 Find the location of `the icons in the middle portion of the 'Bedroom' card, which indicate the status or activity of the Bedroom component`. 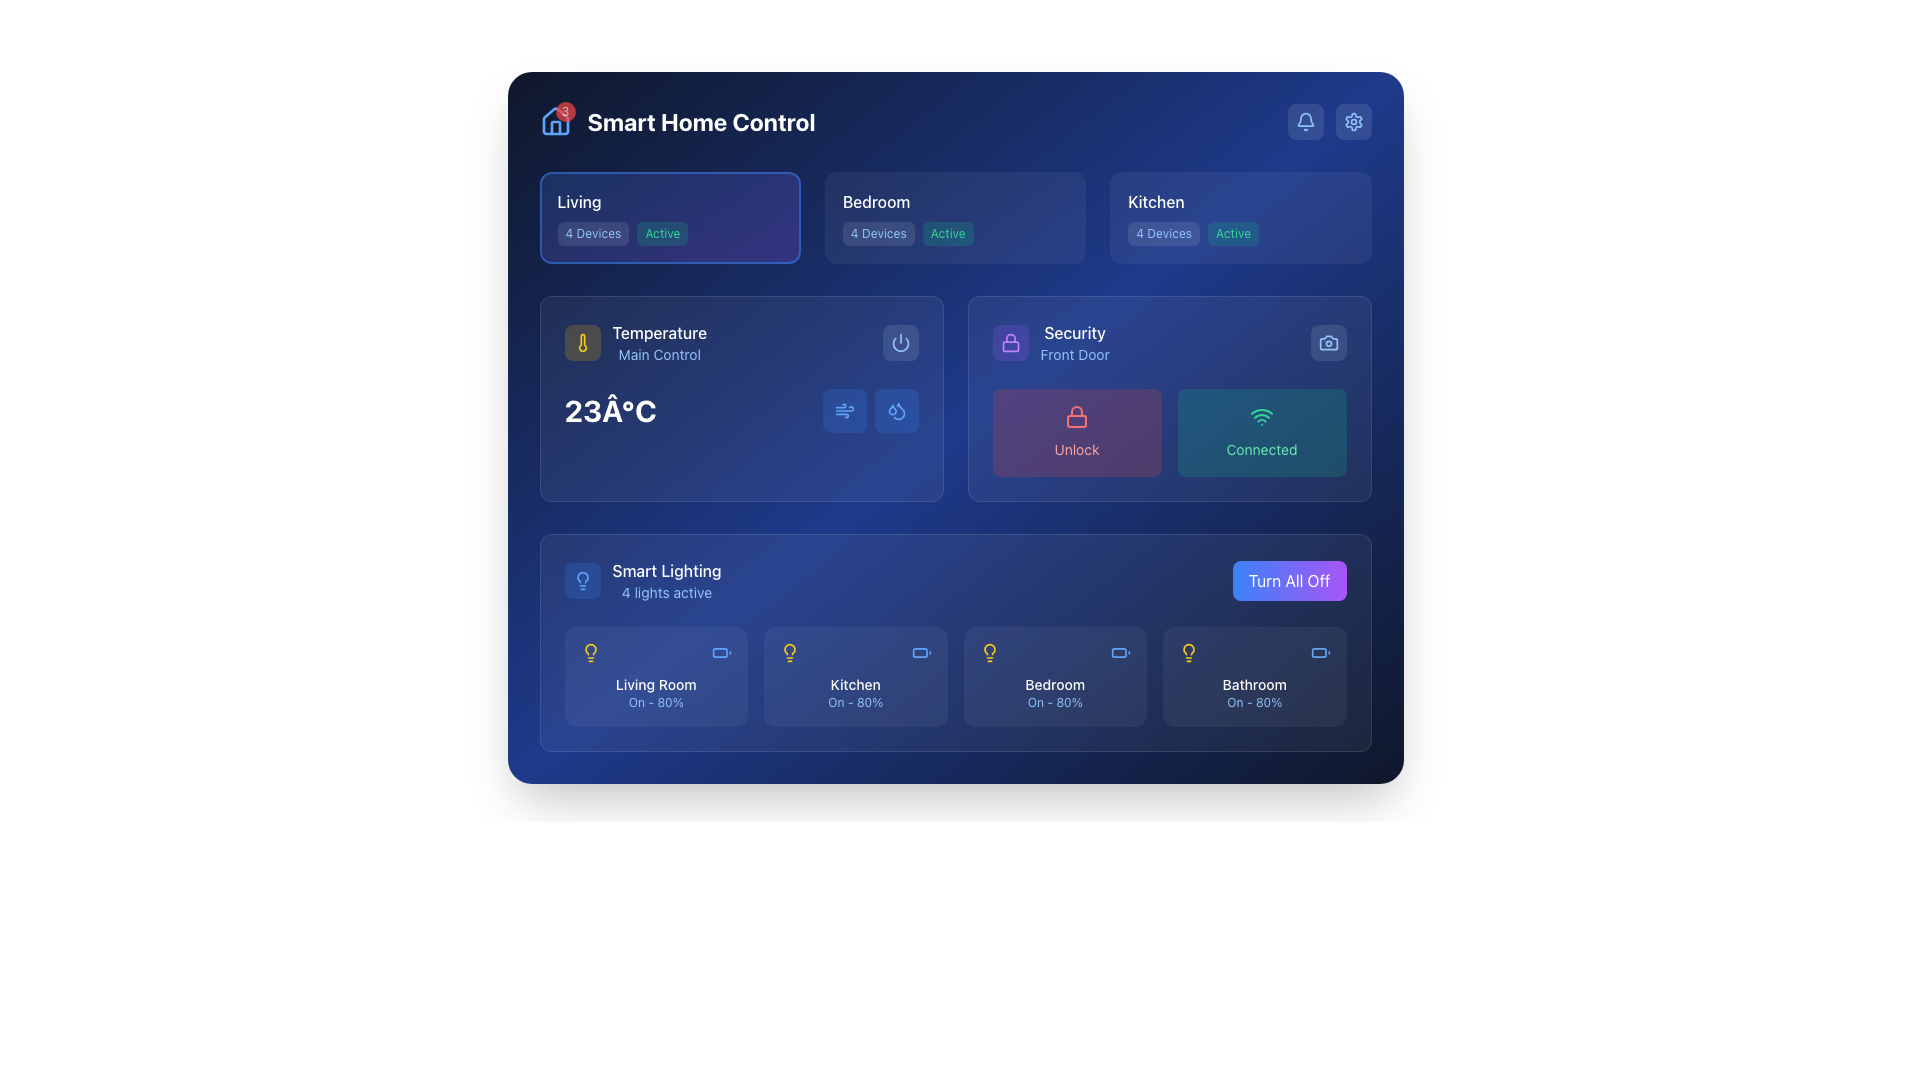

the icons in the middle portion of the 'Bedroom' card, which indicate the status or activity of the Bedroom component is located at coordinates (1054, 652).